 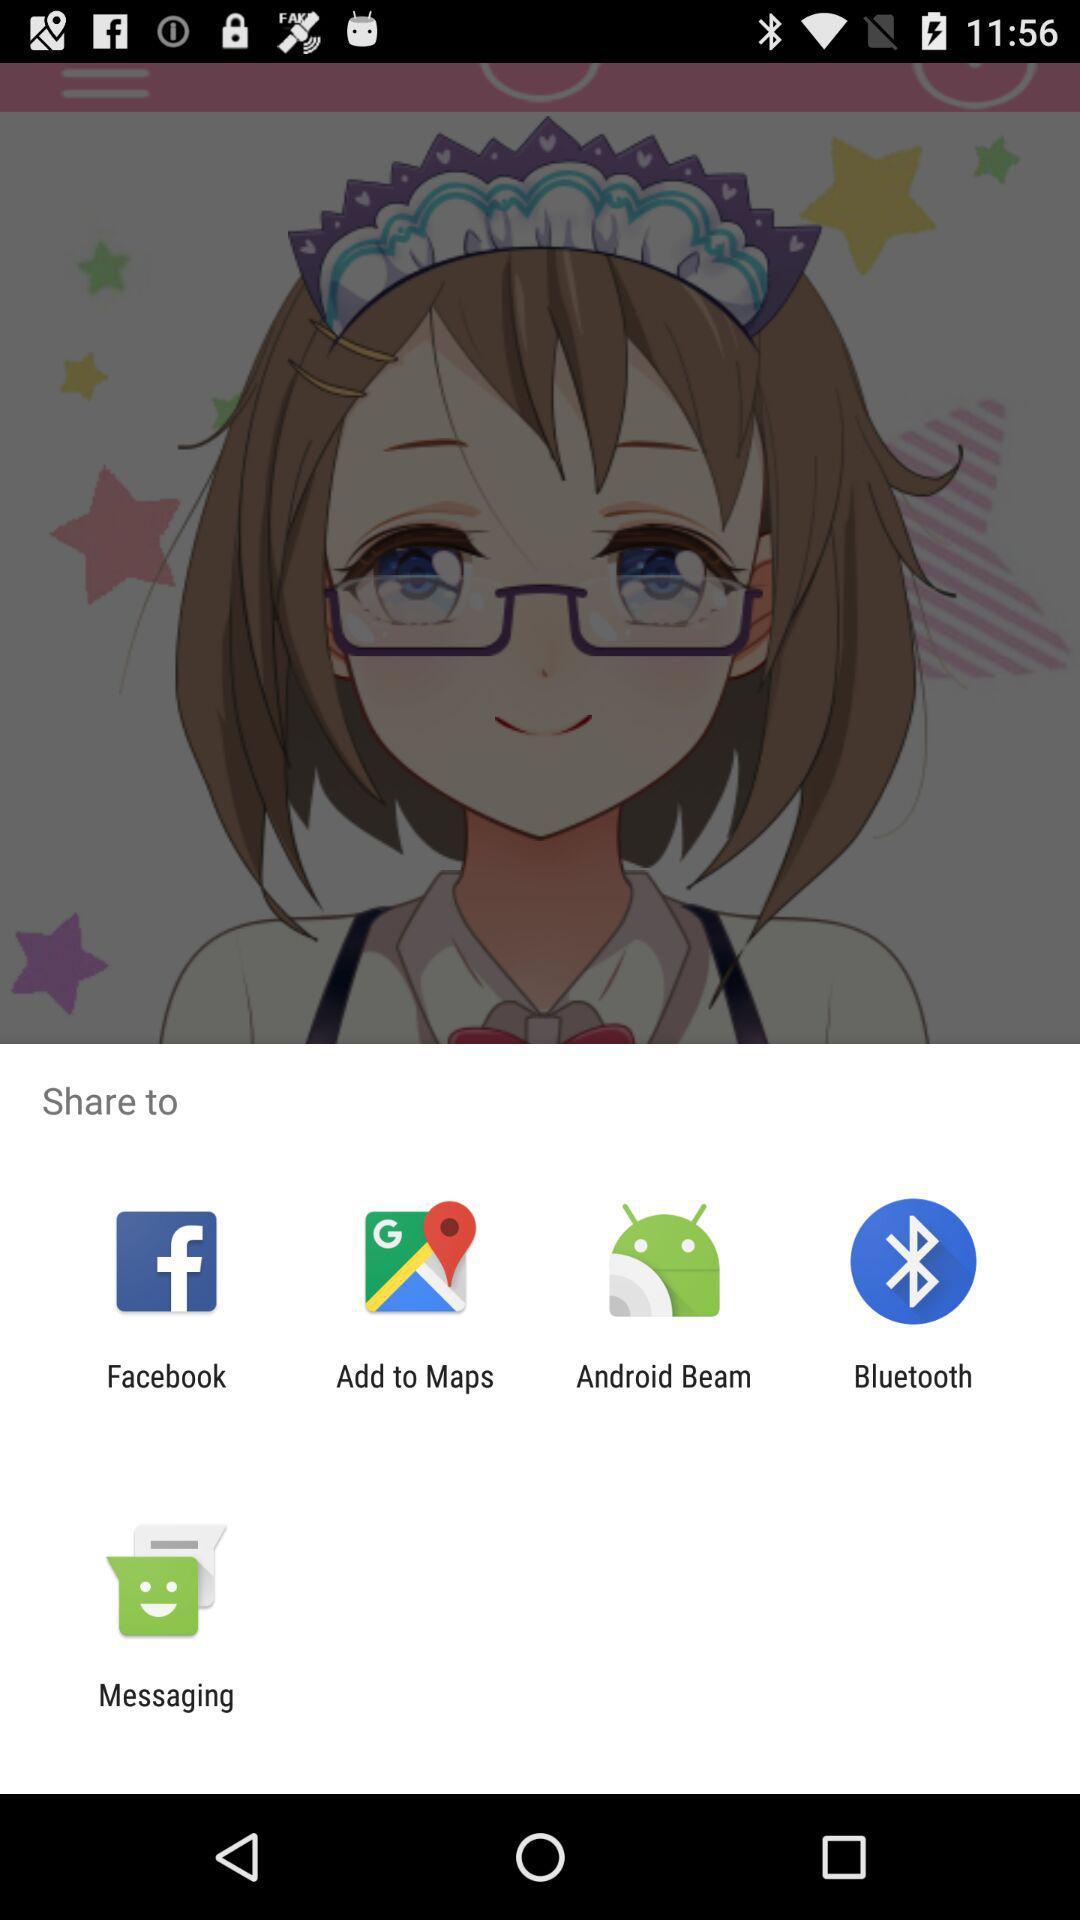 What do you see at coordinates (165, 1392) in the screenshot?
I see `the facebook app` at bounding box center [165, 1392].